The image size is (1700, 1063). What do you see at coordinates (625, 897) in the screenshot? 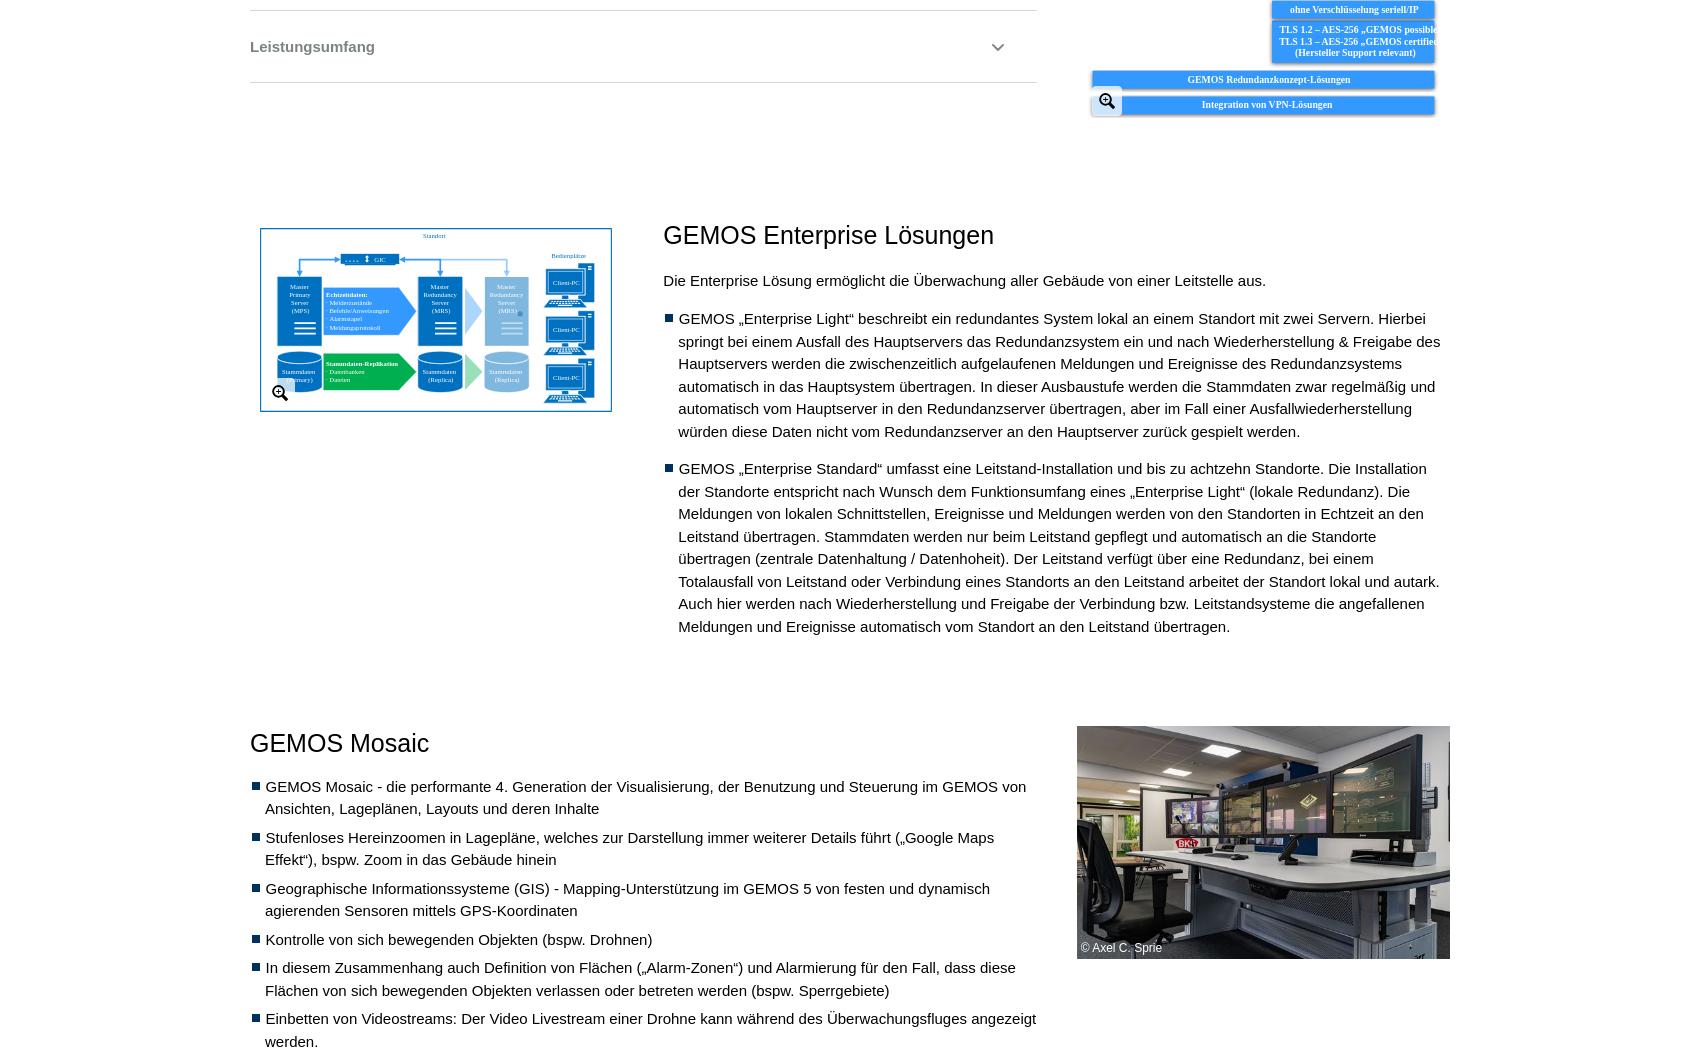
I see `'Geographische Informationssysteme (GIS) - Mapping-Unterstützung im GEMOS 5 von festen und dynamisch agierenden Sensoren mittels GPS-Koordinaten'` at bounding box center [625, 897].